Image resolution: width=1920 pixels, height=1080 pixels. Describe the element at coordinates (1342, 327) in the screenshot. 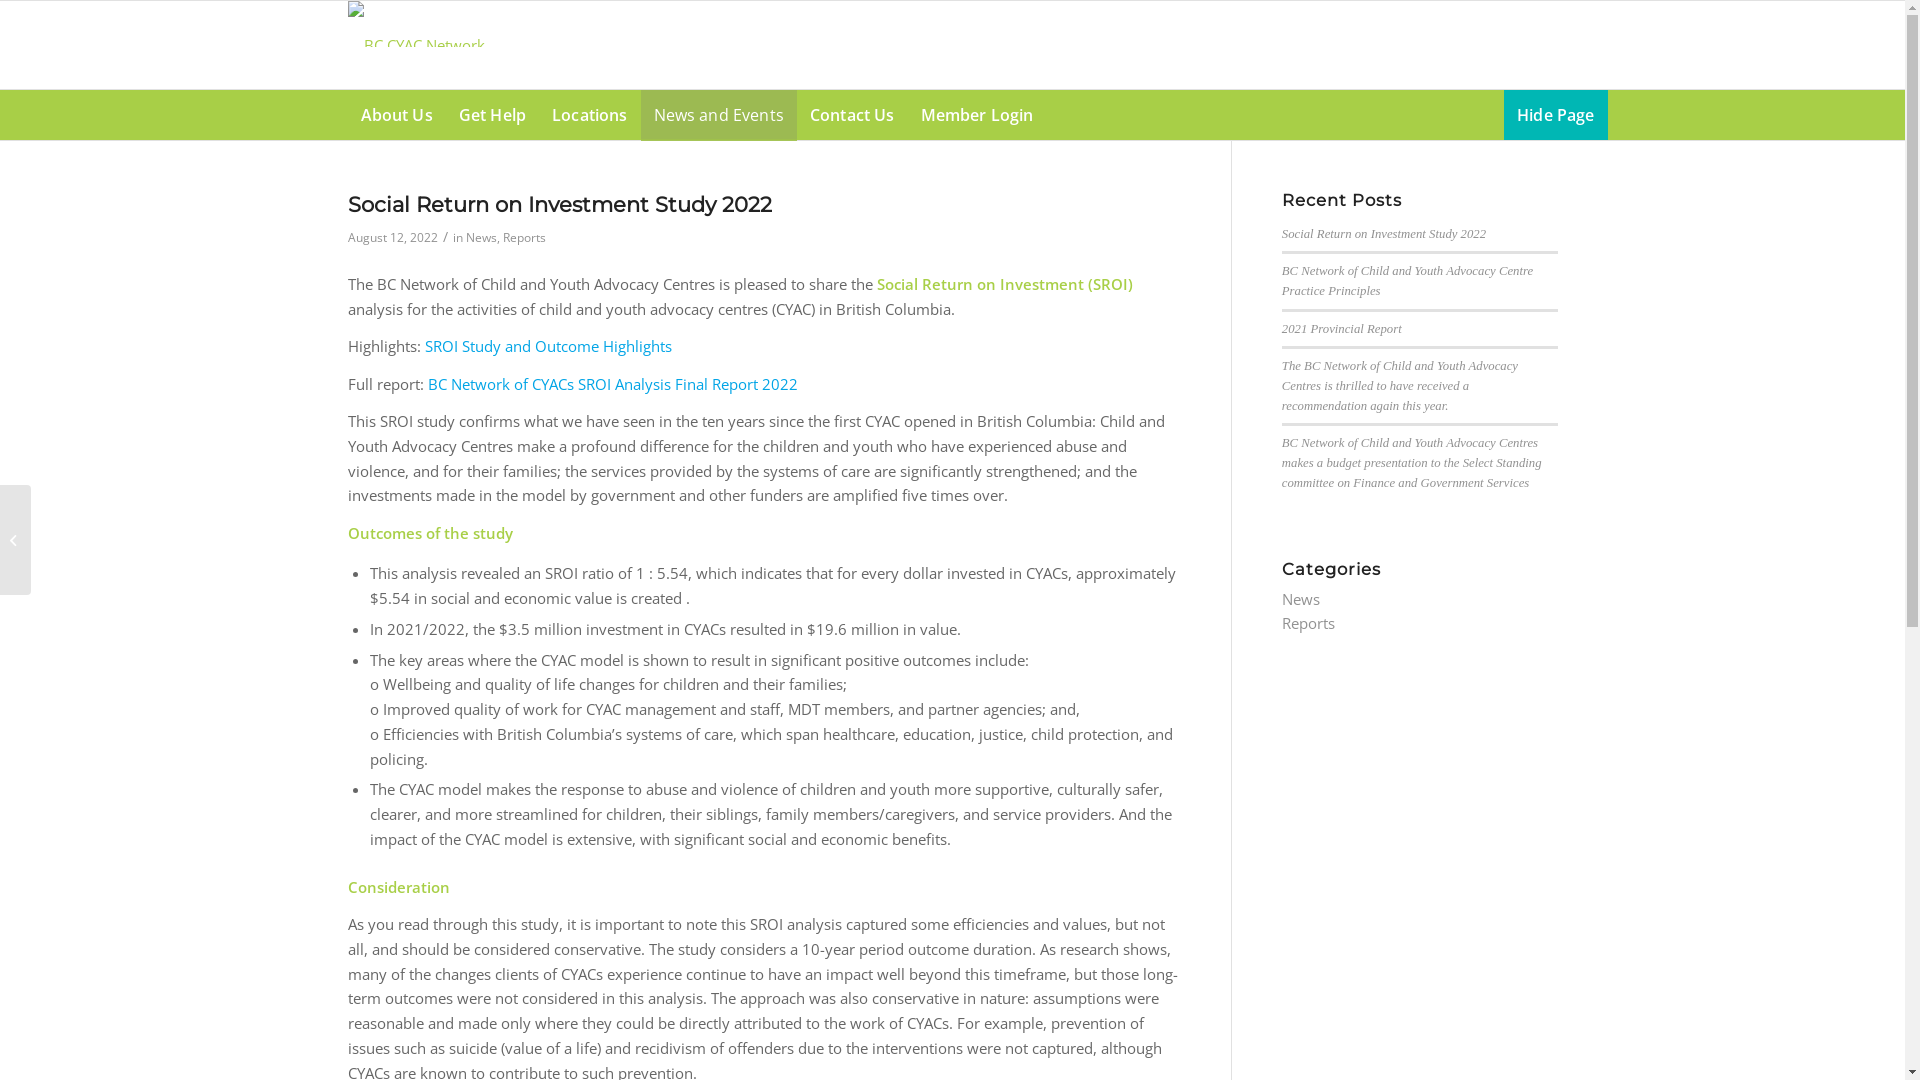

I see `'2021 Provincial Report'` at that location.